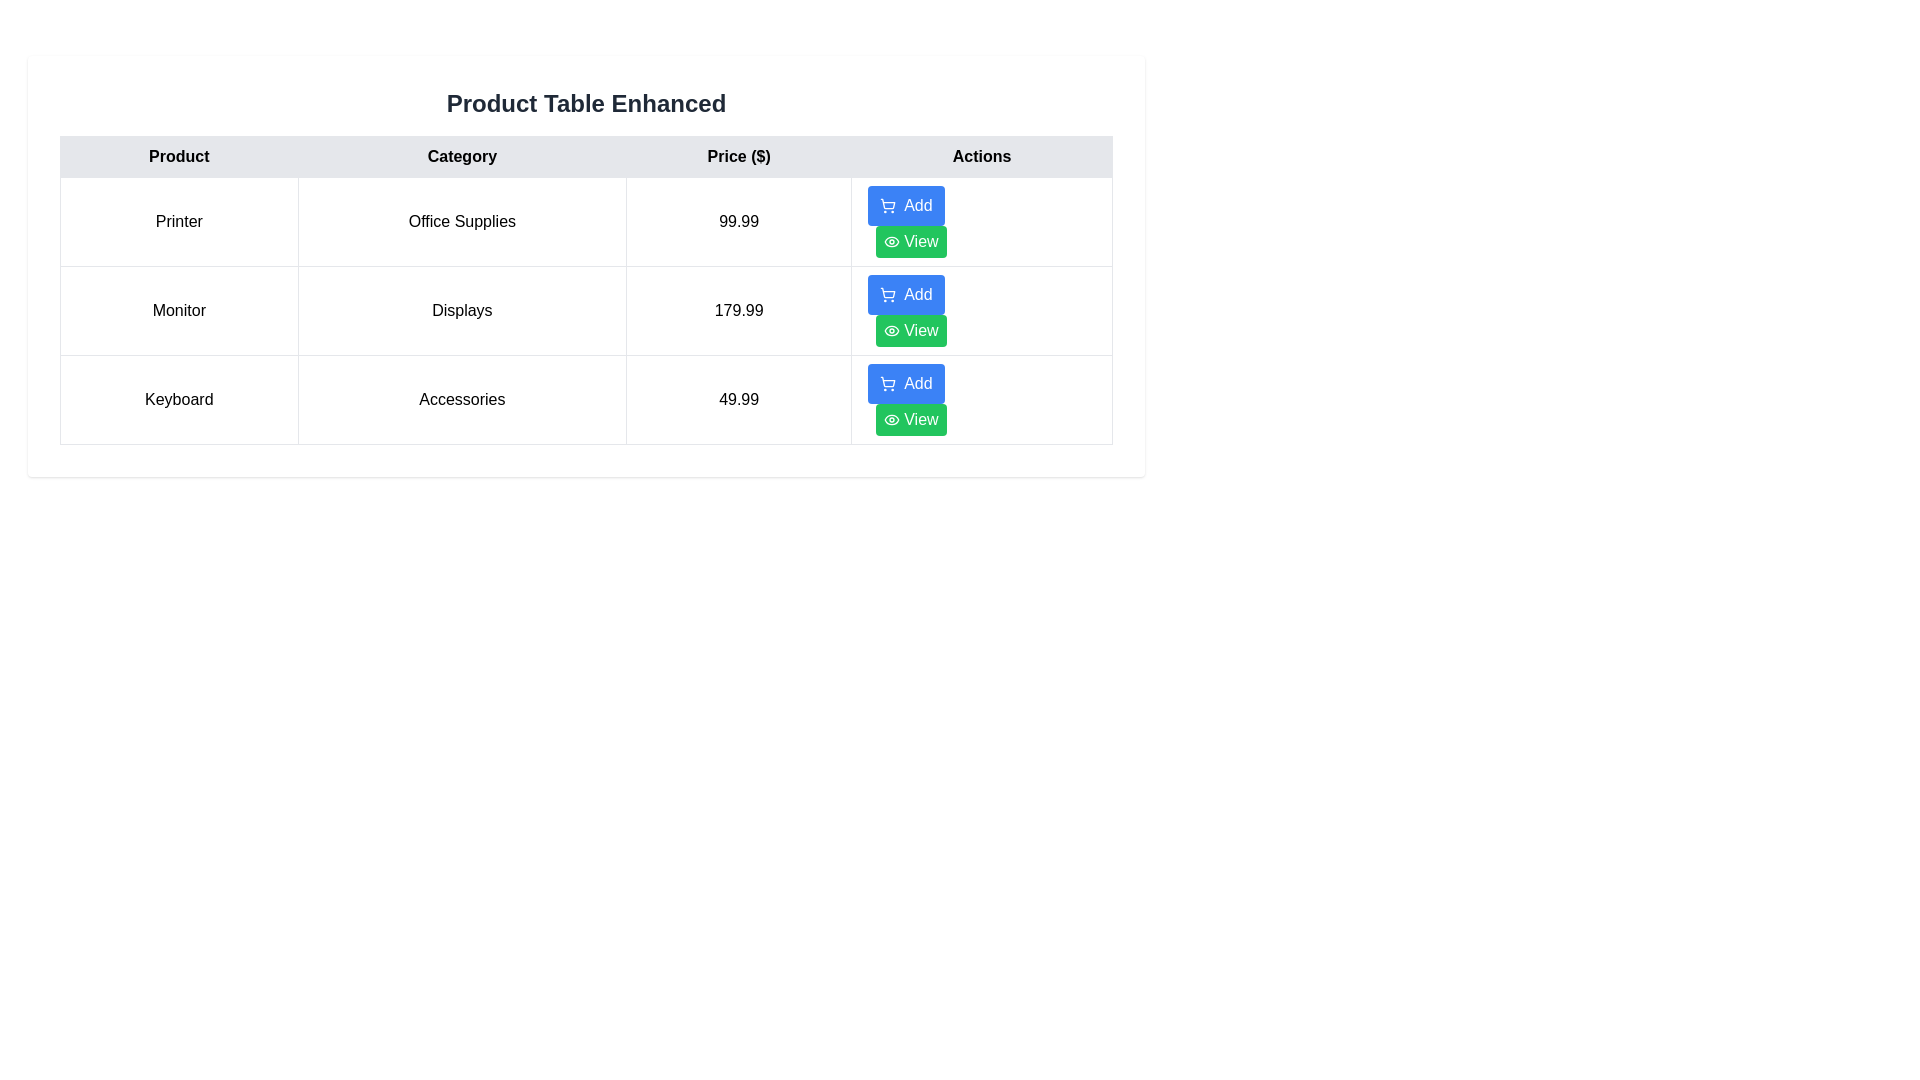 The image size is (1920, 1080). Describe the element at coordinates (738, 311) in the screenshot. I see `the static text displaying the price '179.99' located in the 'Monitor' row and third column under the 'Price ($)' header` at that location.